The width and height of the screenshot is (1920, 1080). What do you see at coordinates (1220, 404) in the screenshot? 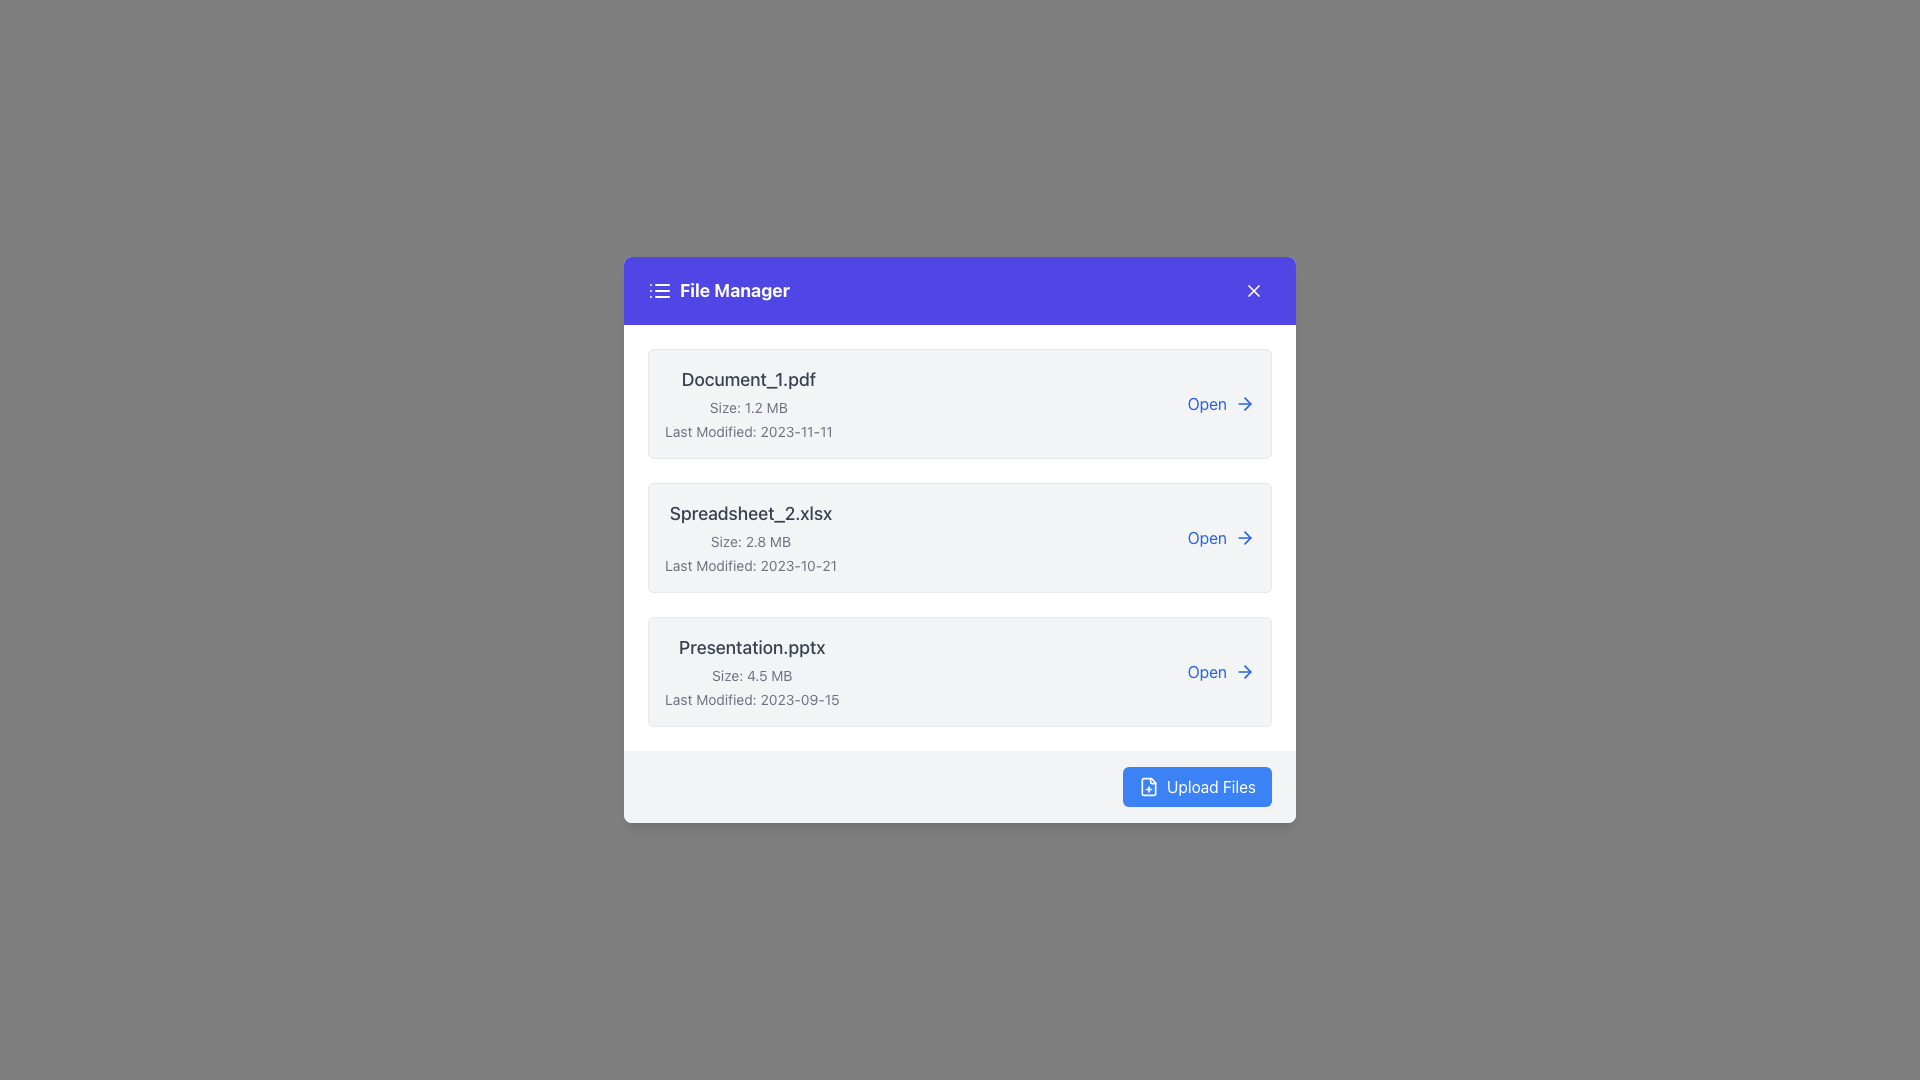
I see `the button located at the rightmost part of the first entry in the list, which opens 'Document_1.pdf', to trigger visual feedback` at bounding box center [1220, 404].